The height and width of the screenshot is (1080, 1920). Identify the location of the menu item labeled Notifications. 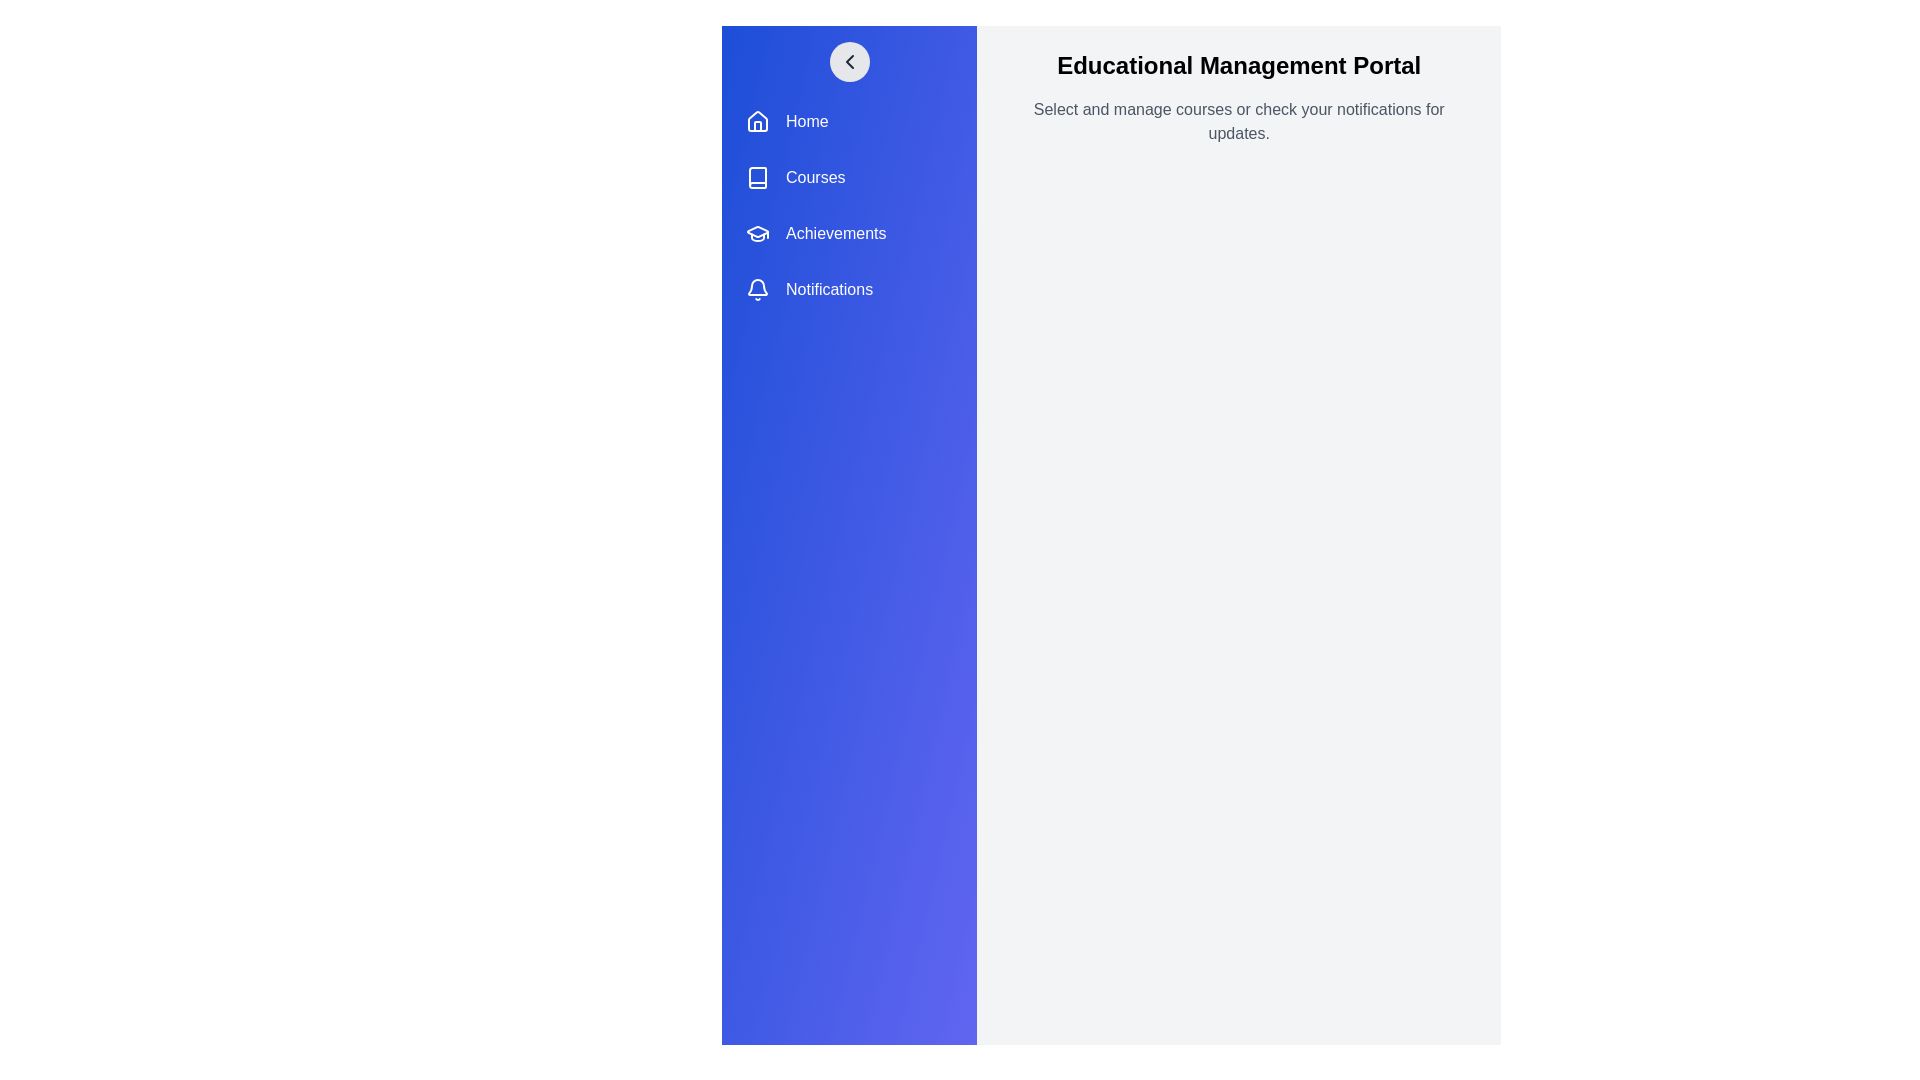
(849, 289).